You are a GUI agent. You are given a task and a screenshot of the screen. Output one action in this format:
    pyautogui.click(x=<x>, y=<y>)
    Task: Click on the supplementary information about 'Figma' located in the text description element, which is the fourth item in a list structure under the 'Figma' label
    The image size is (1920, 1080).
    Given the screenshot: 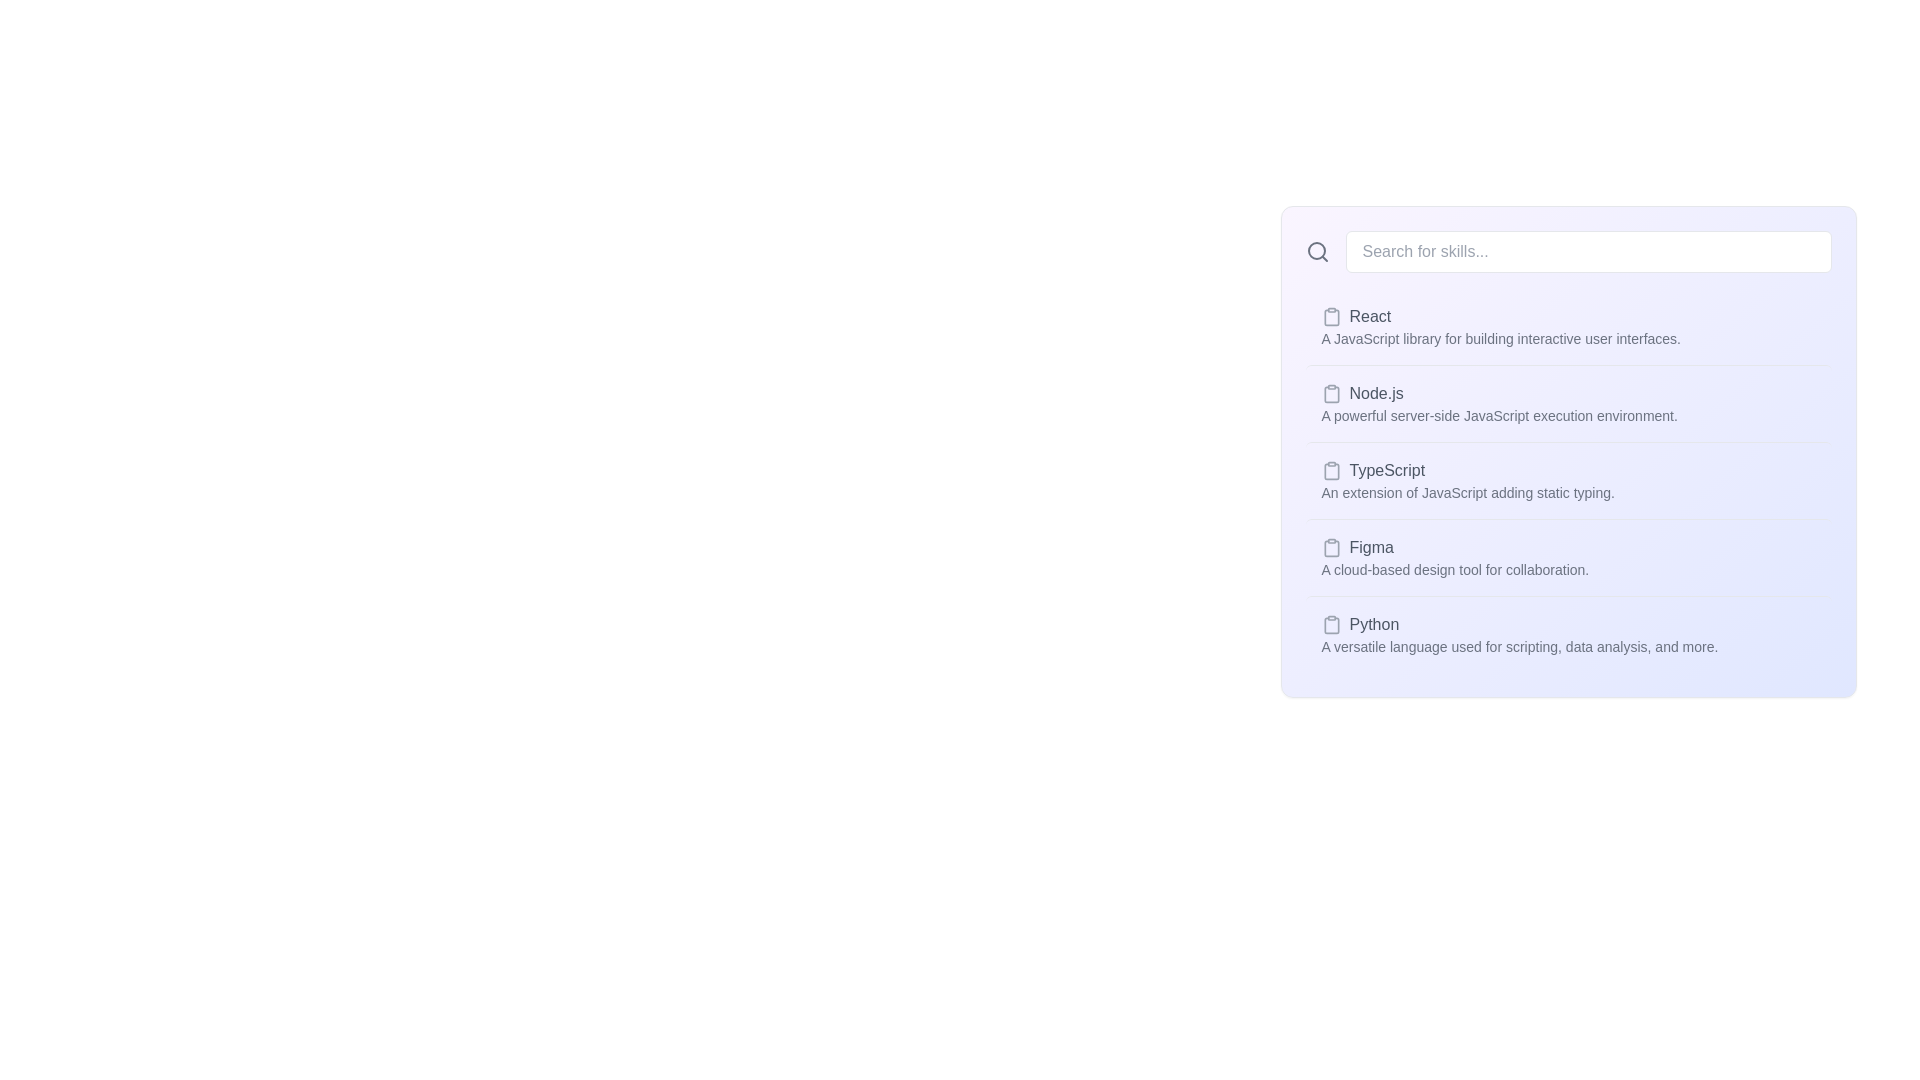 What is the action you would take?
    pyautogui.click(x=1455, y=570)
    